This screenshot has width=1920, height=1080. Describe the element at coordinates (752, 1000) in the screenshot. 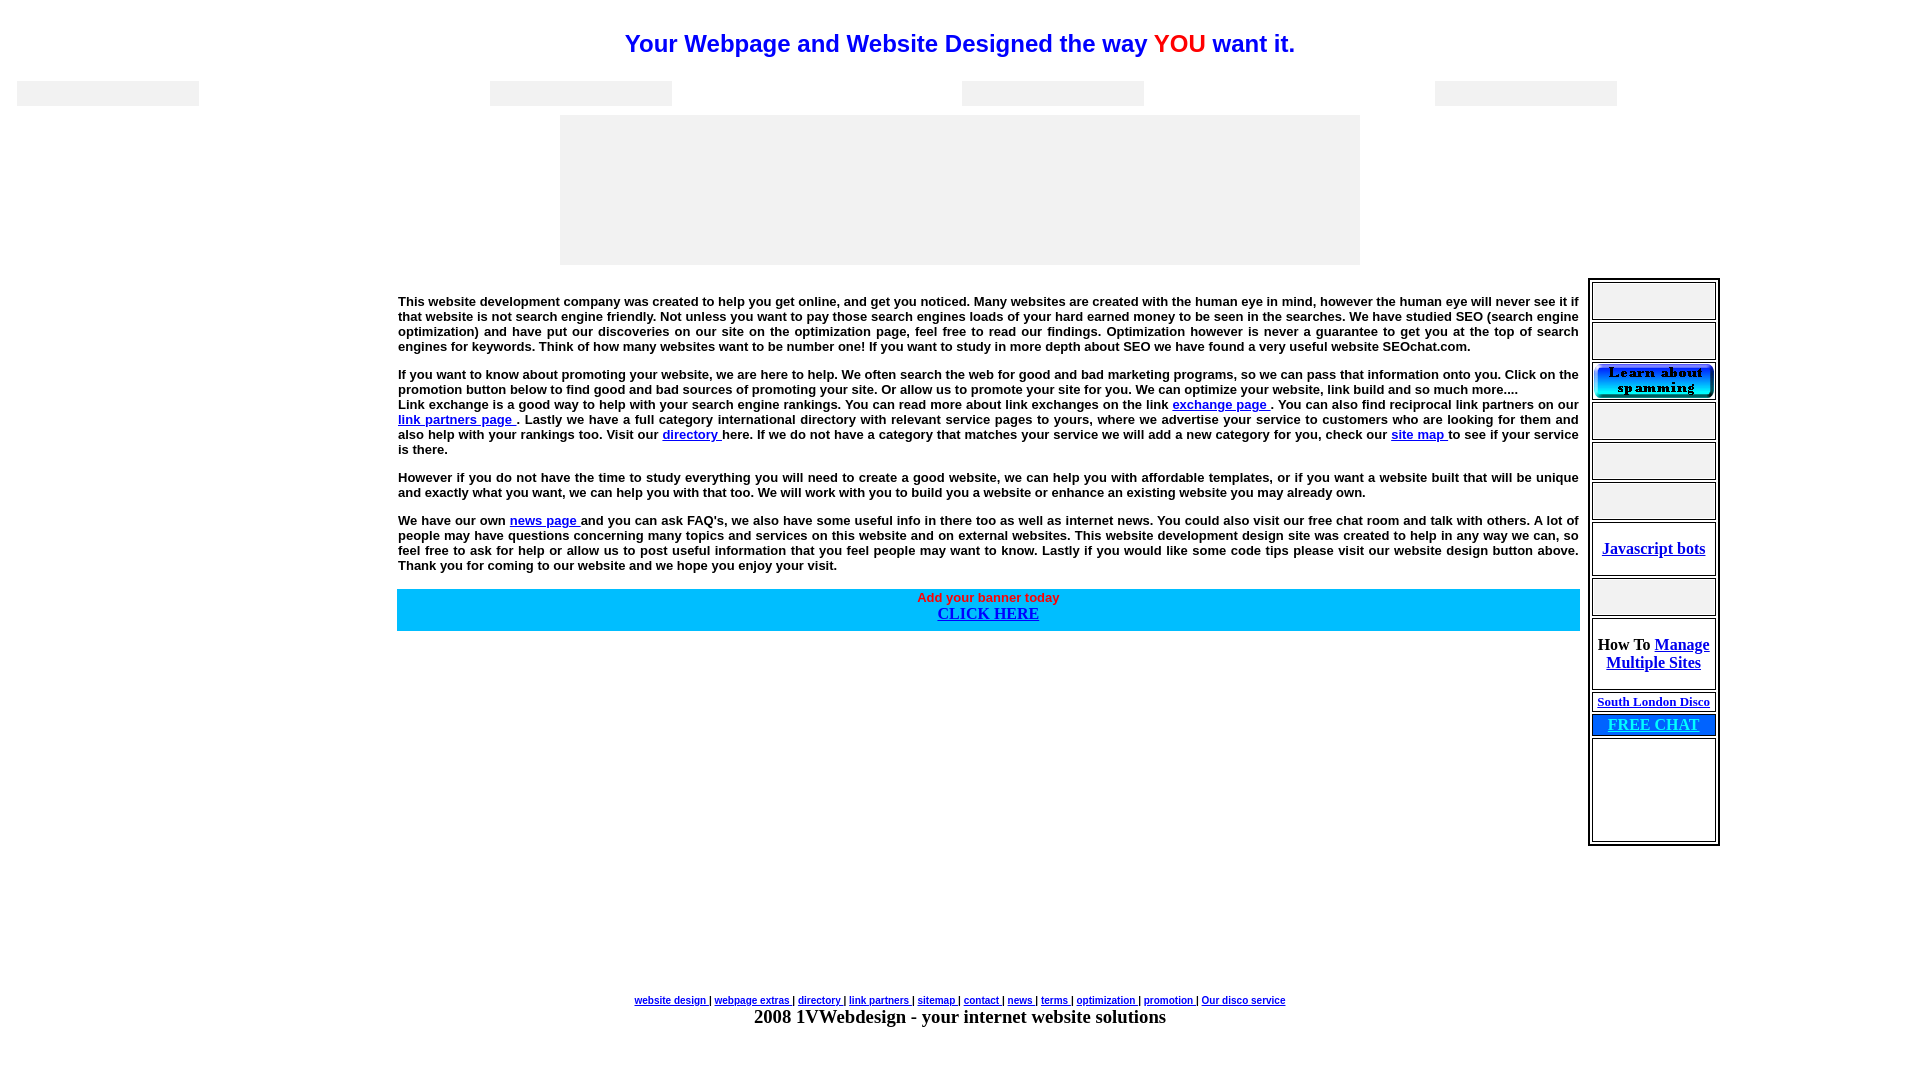

I see `'webpage extras'` at that location.